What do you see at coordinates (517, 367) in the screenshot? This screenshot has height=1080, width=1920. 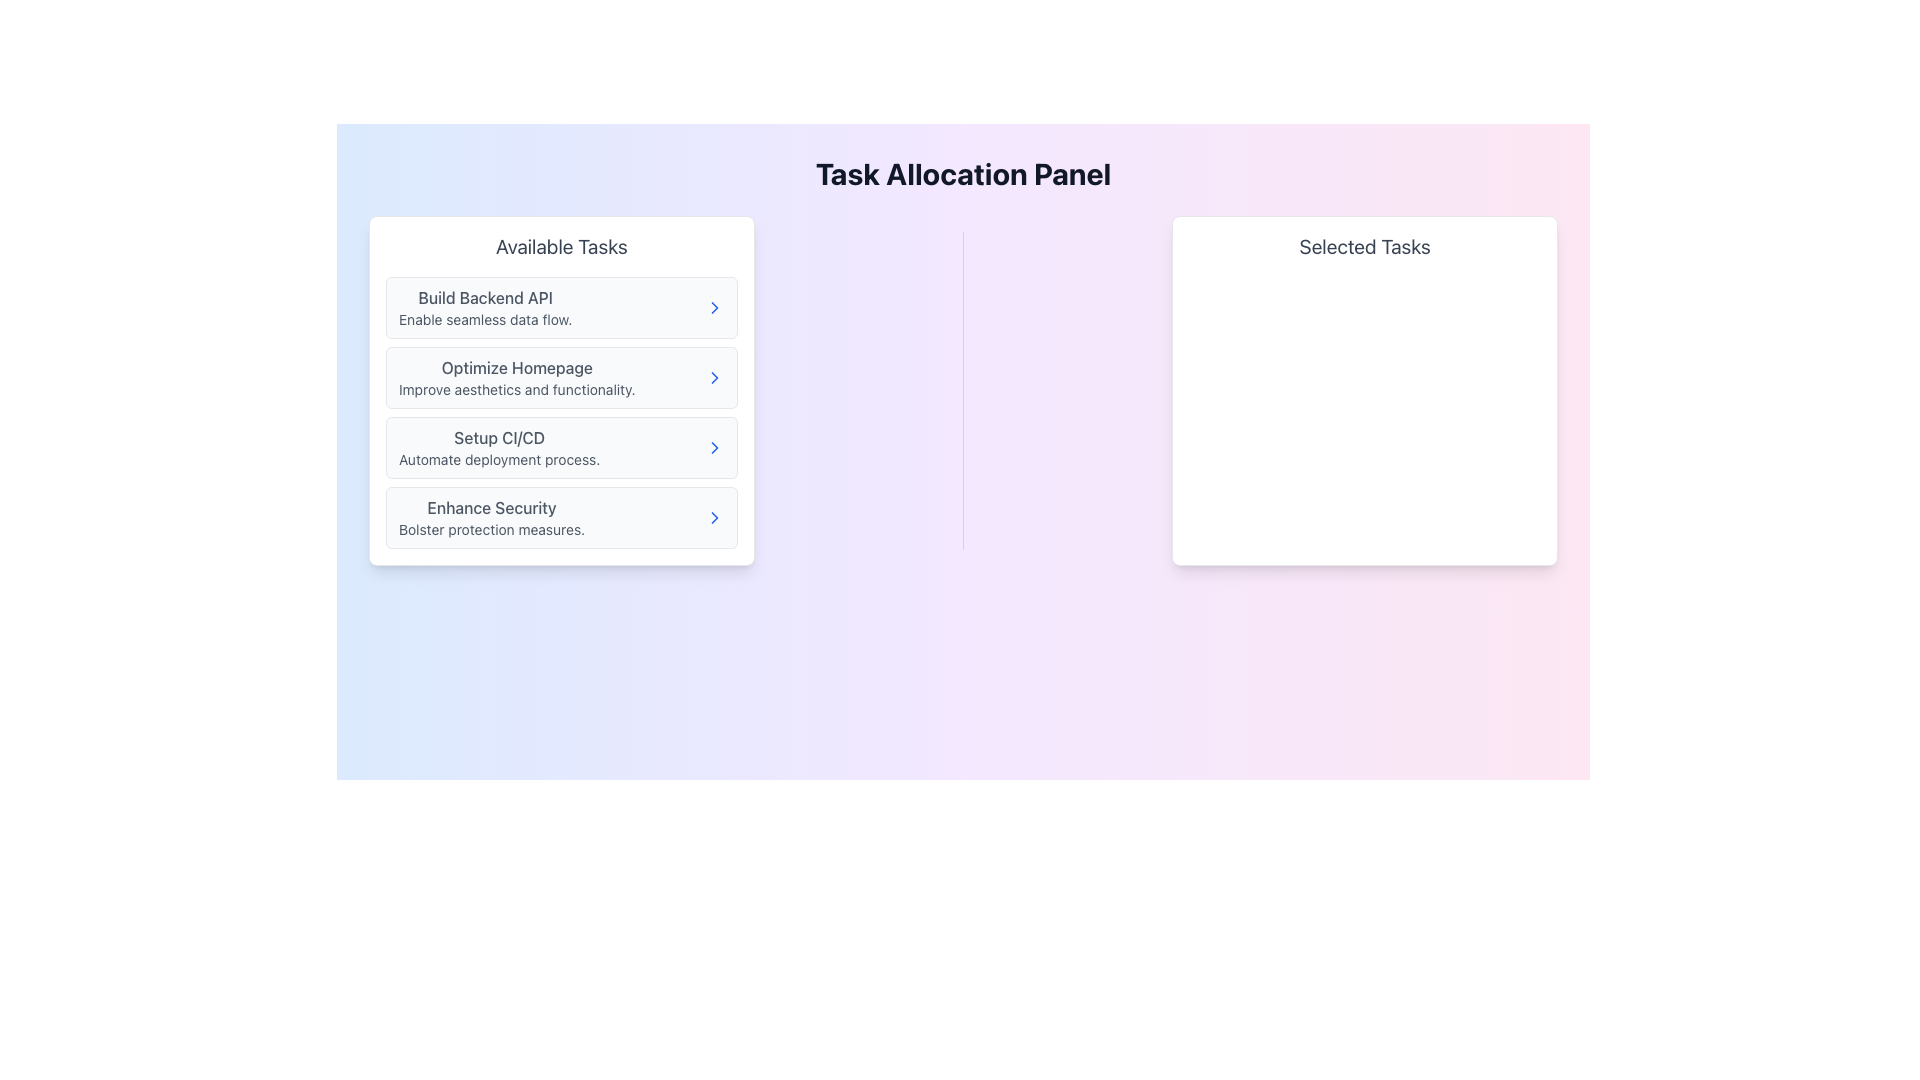 I see `the 'Optimize Homepage' text label, which is the first header in the 'Available Tasks' section, displayed in bold within a white rectangular card` at bounding box center [517, 367].